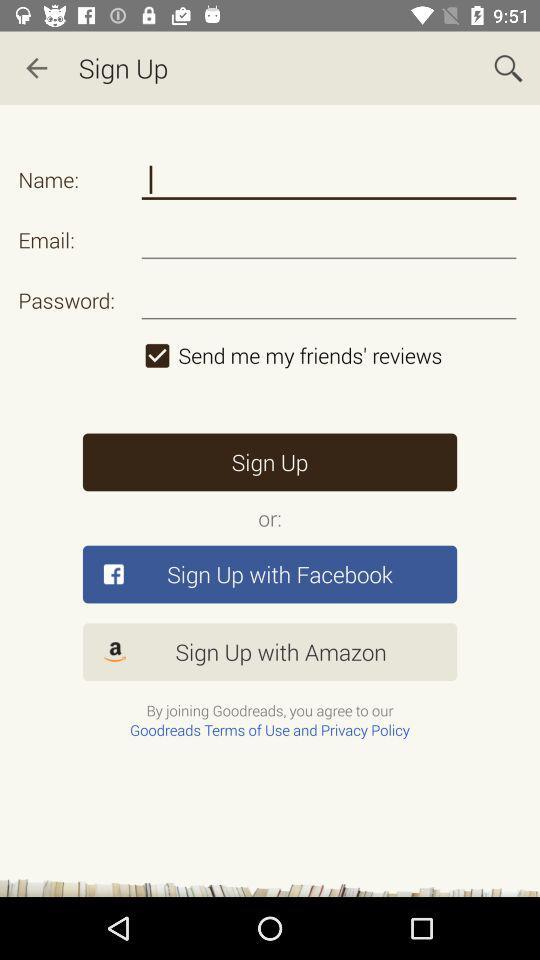 Image resolution: width=540 pixels, height=960 pixels. Describe the element at coordinates (329, 179) in the screenshot. I see `the icon to the right of name:` at that location.